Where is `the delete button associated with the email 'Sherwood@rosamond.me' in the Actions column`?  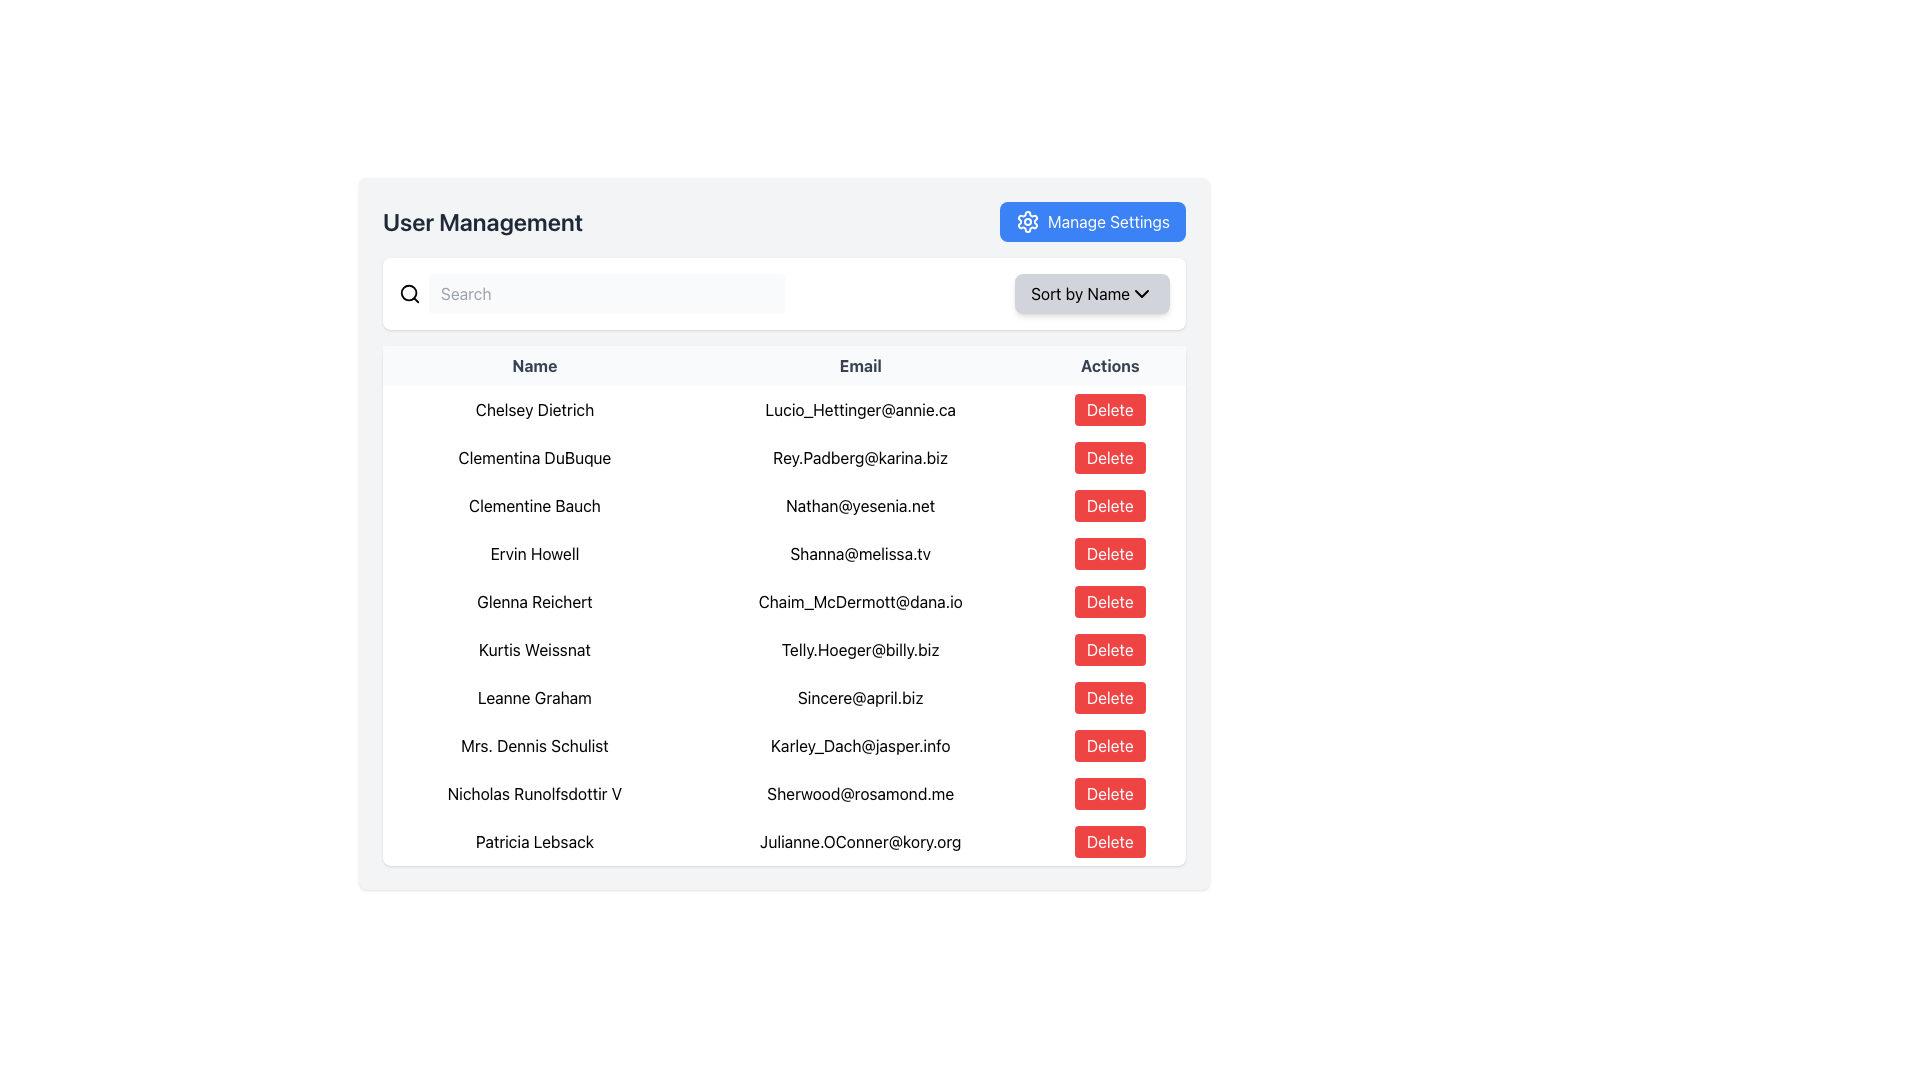 the delete button associated with the email 'Sherwood@rosamond.me' in the Actions column is located at coordinates (1108, 793).